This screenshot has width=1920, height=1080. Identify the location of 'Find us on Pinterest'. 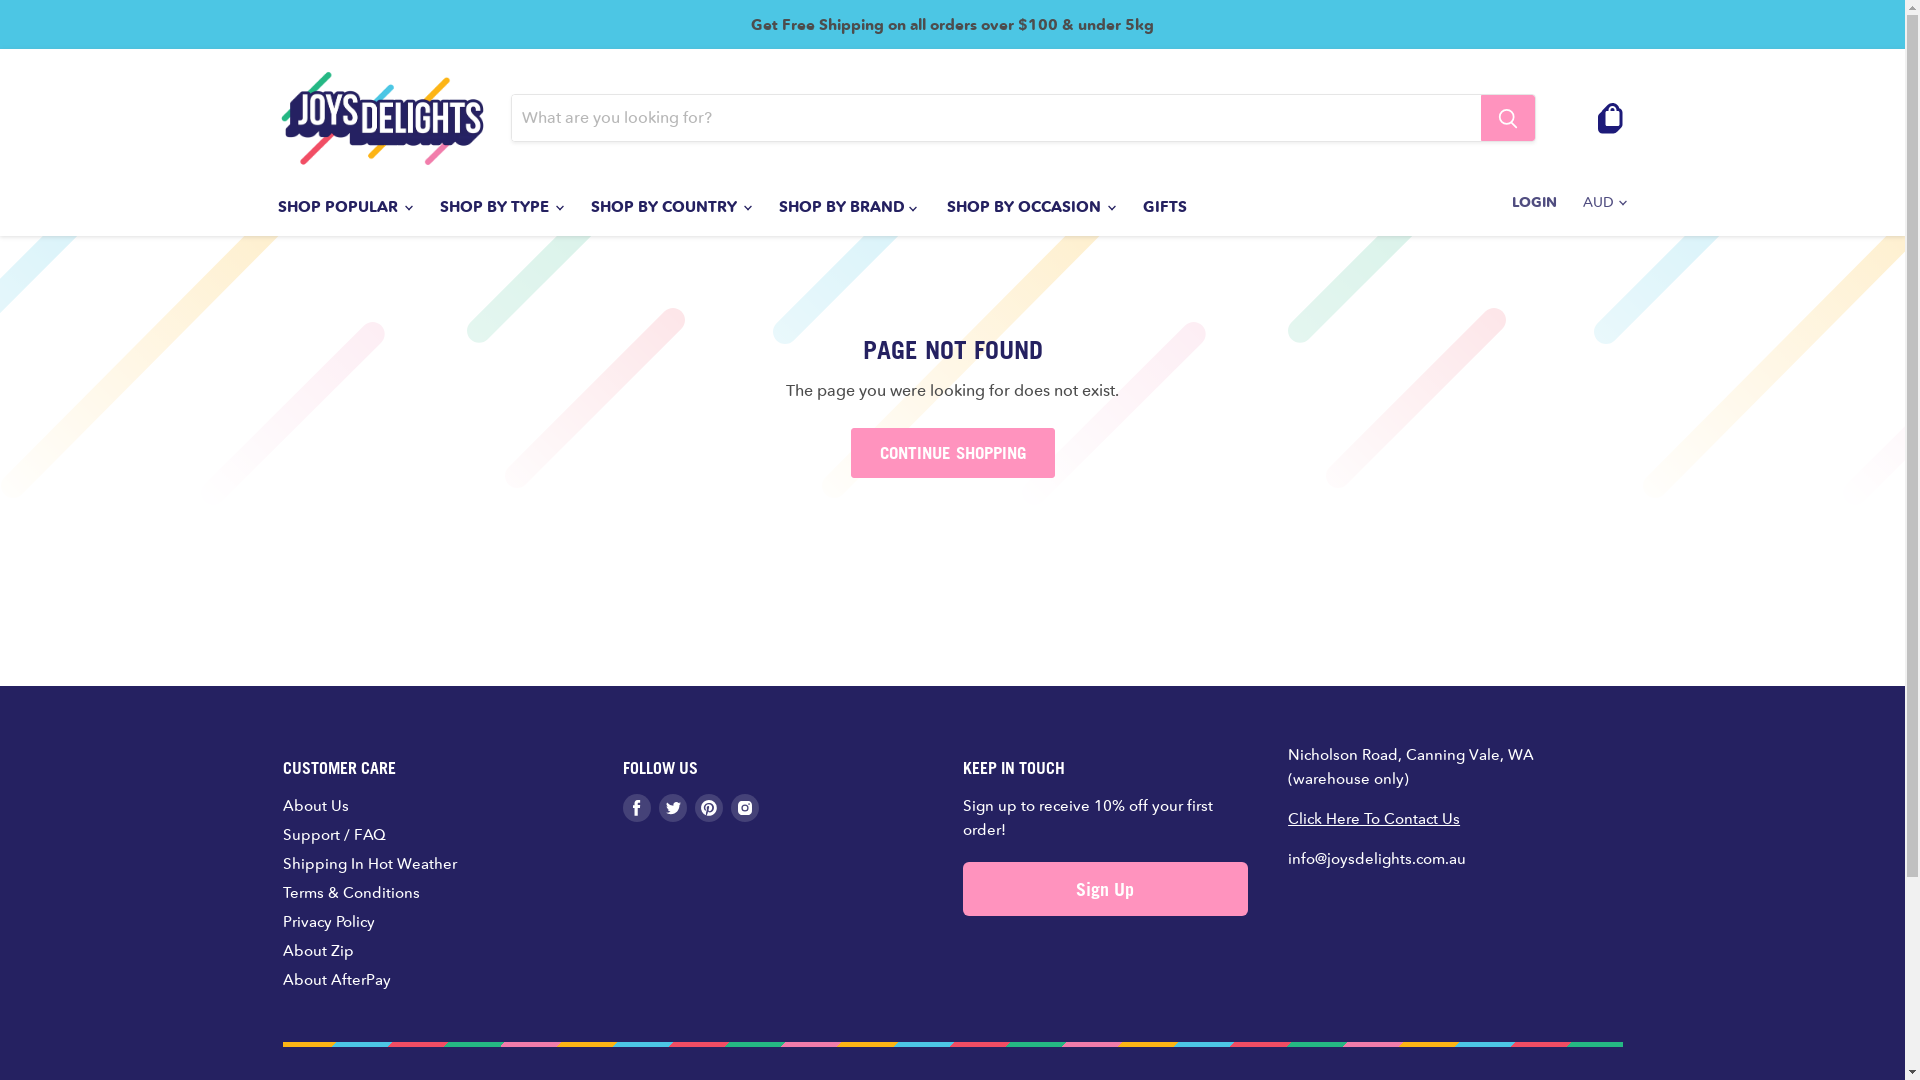
(694, 806).